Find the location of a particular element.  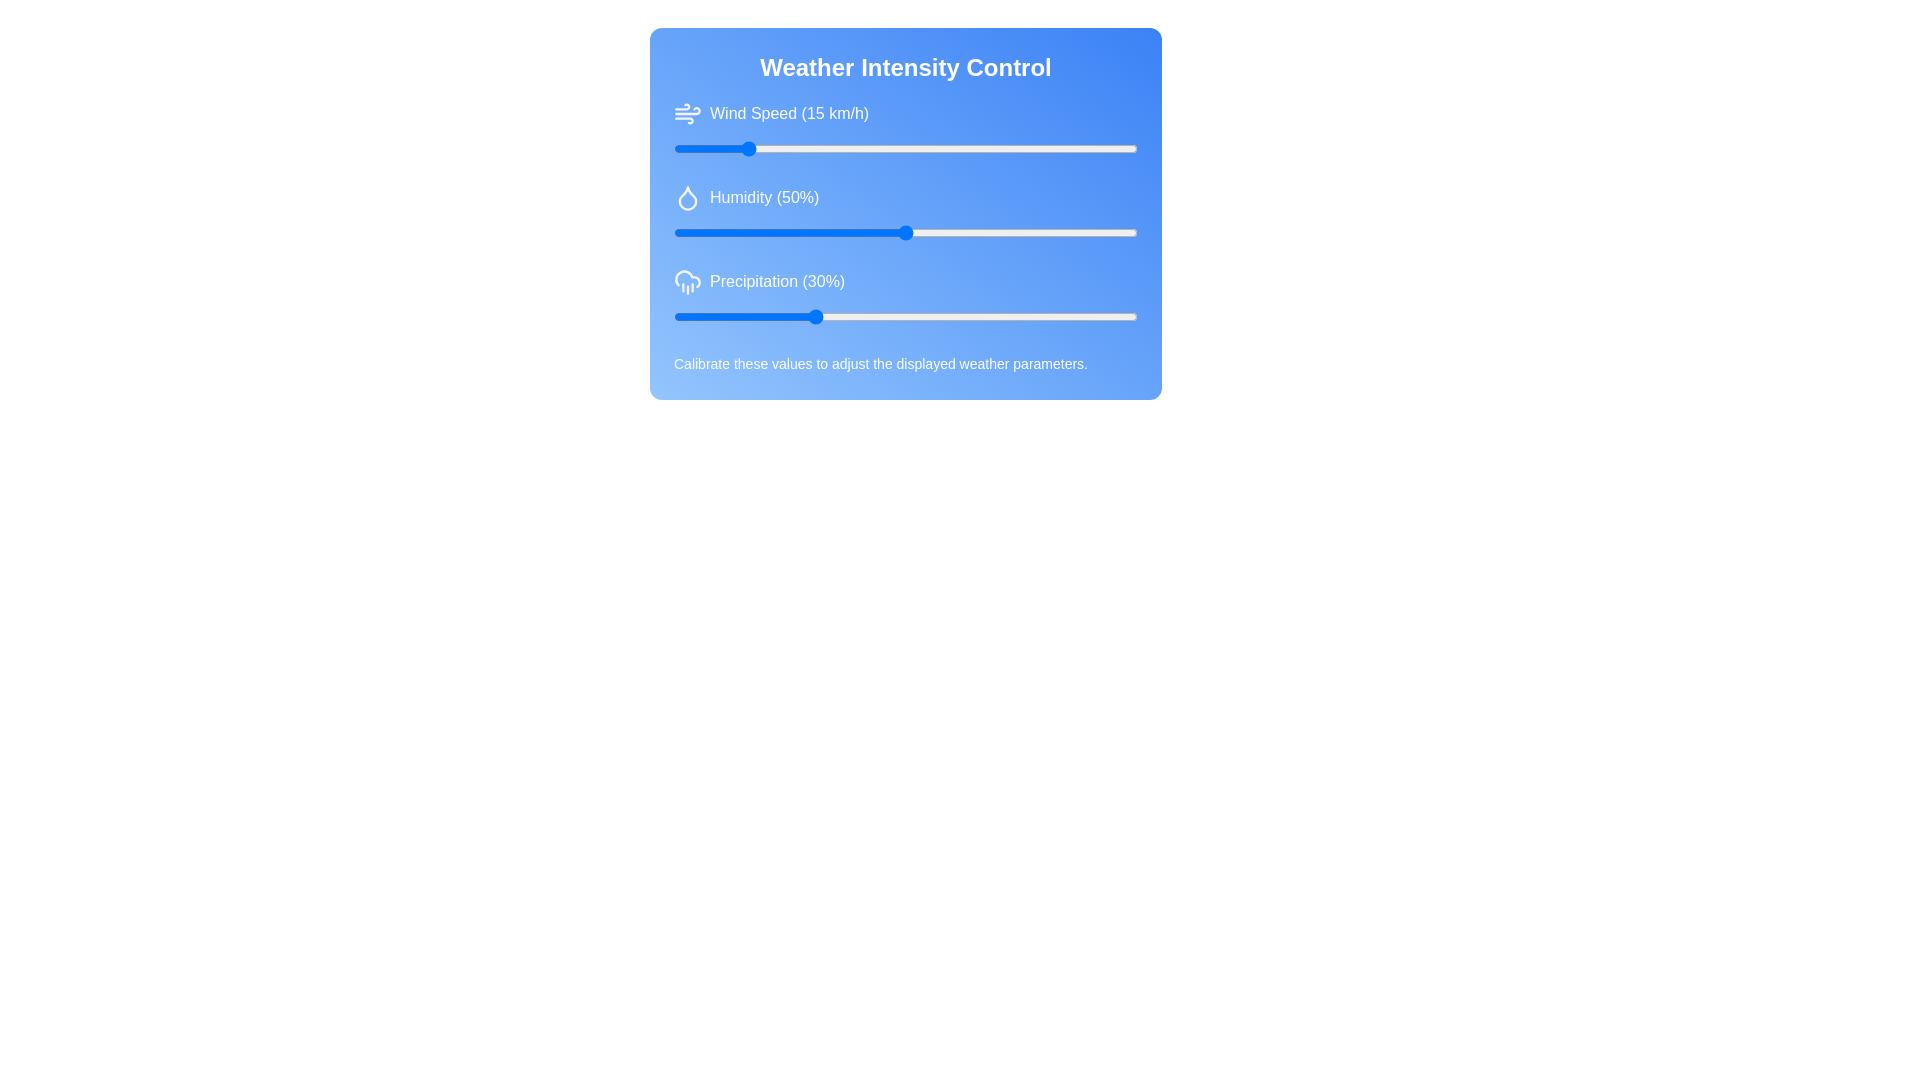

the wind speed is located at coordinates (909, 148).